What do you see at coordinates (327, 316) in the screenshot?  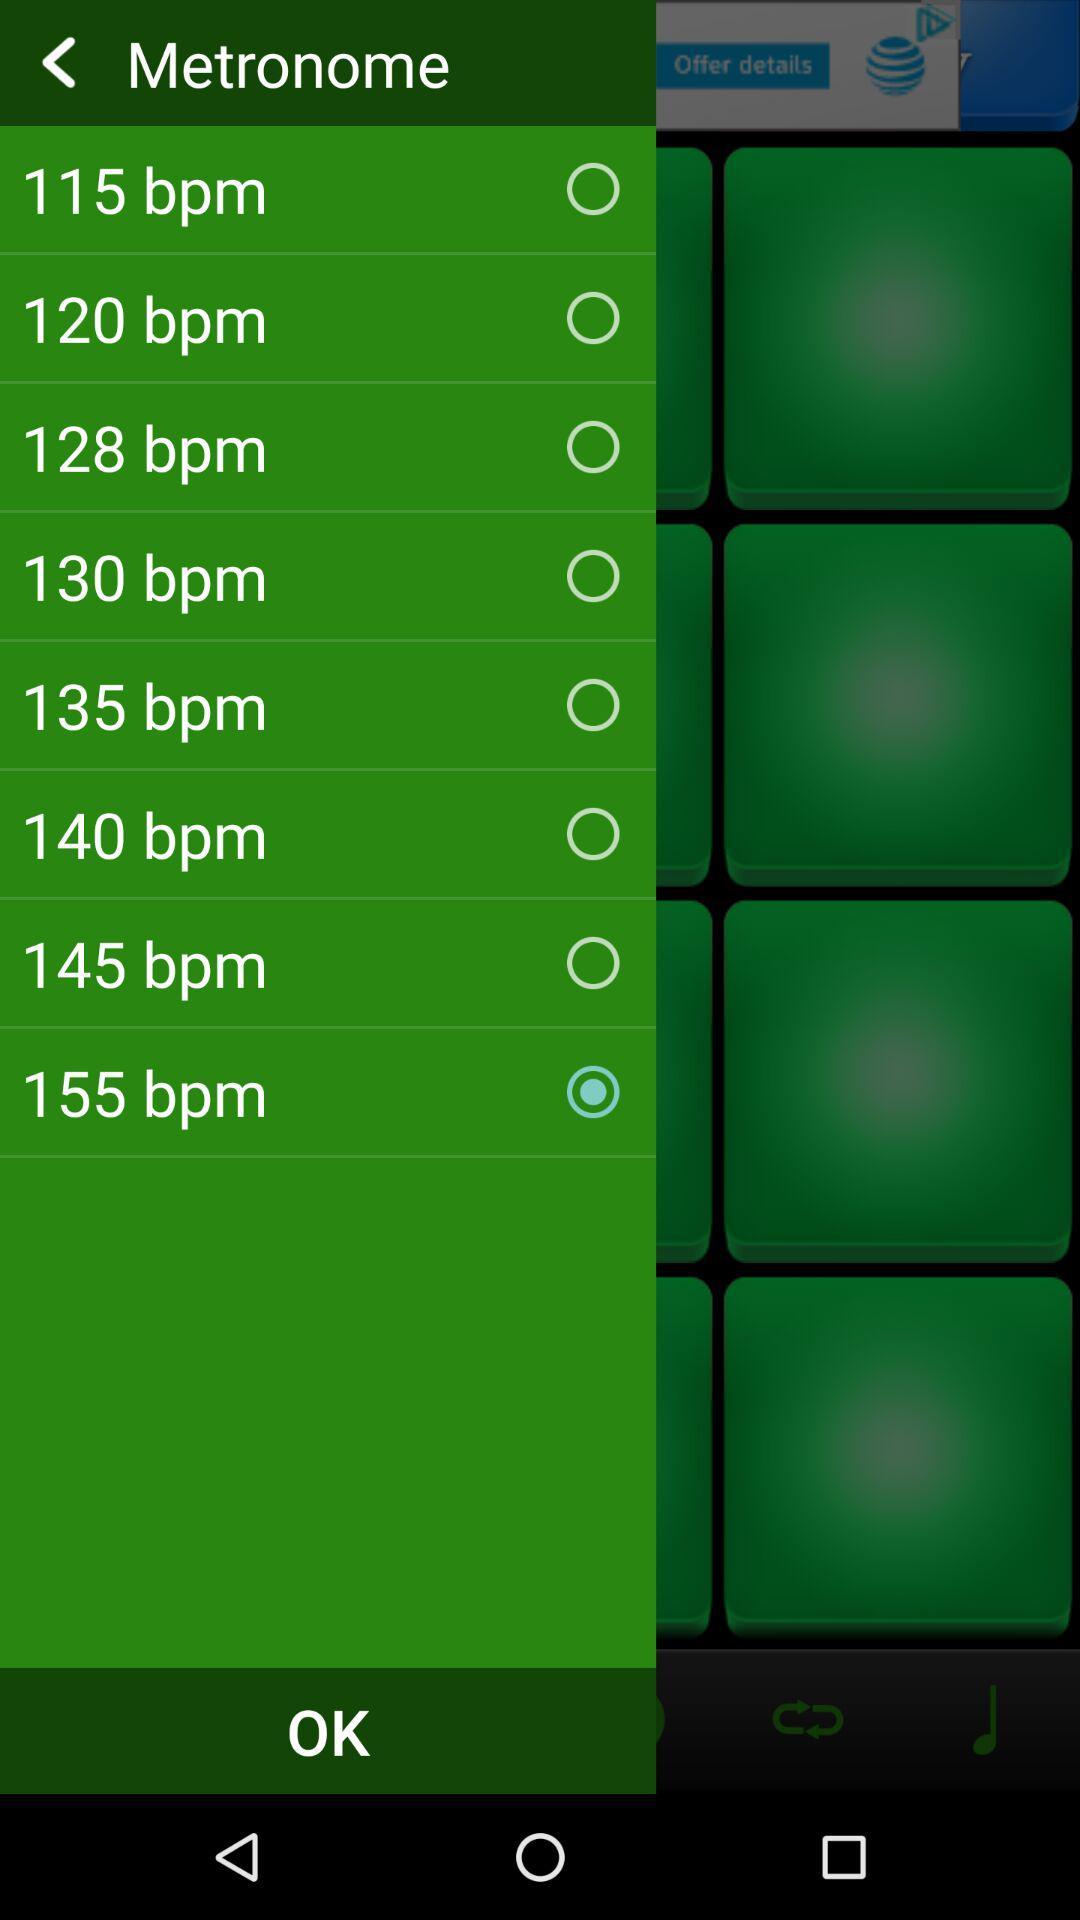 I see `the 120 bpm` at bounding box center [327, 316].